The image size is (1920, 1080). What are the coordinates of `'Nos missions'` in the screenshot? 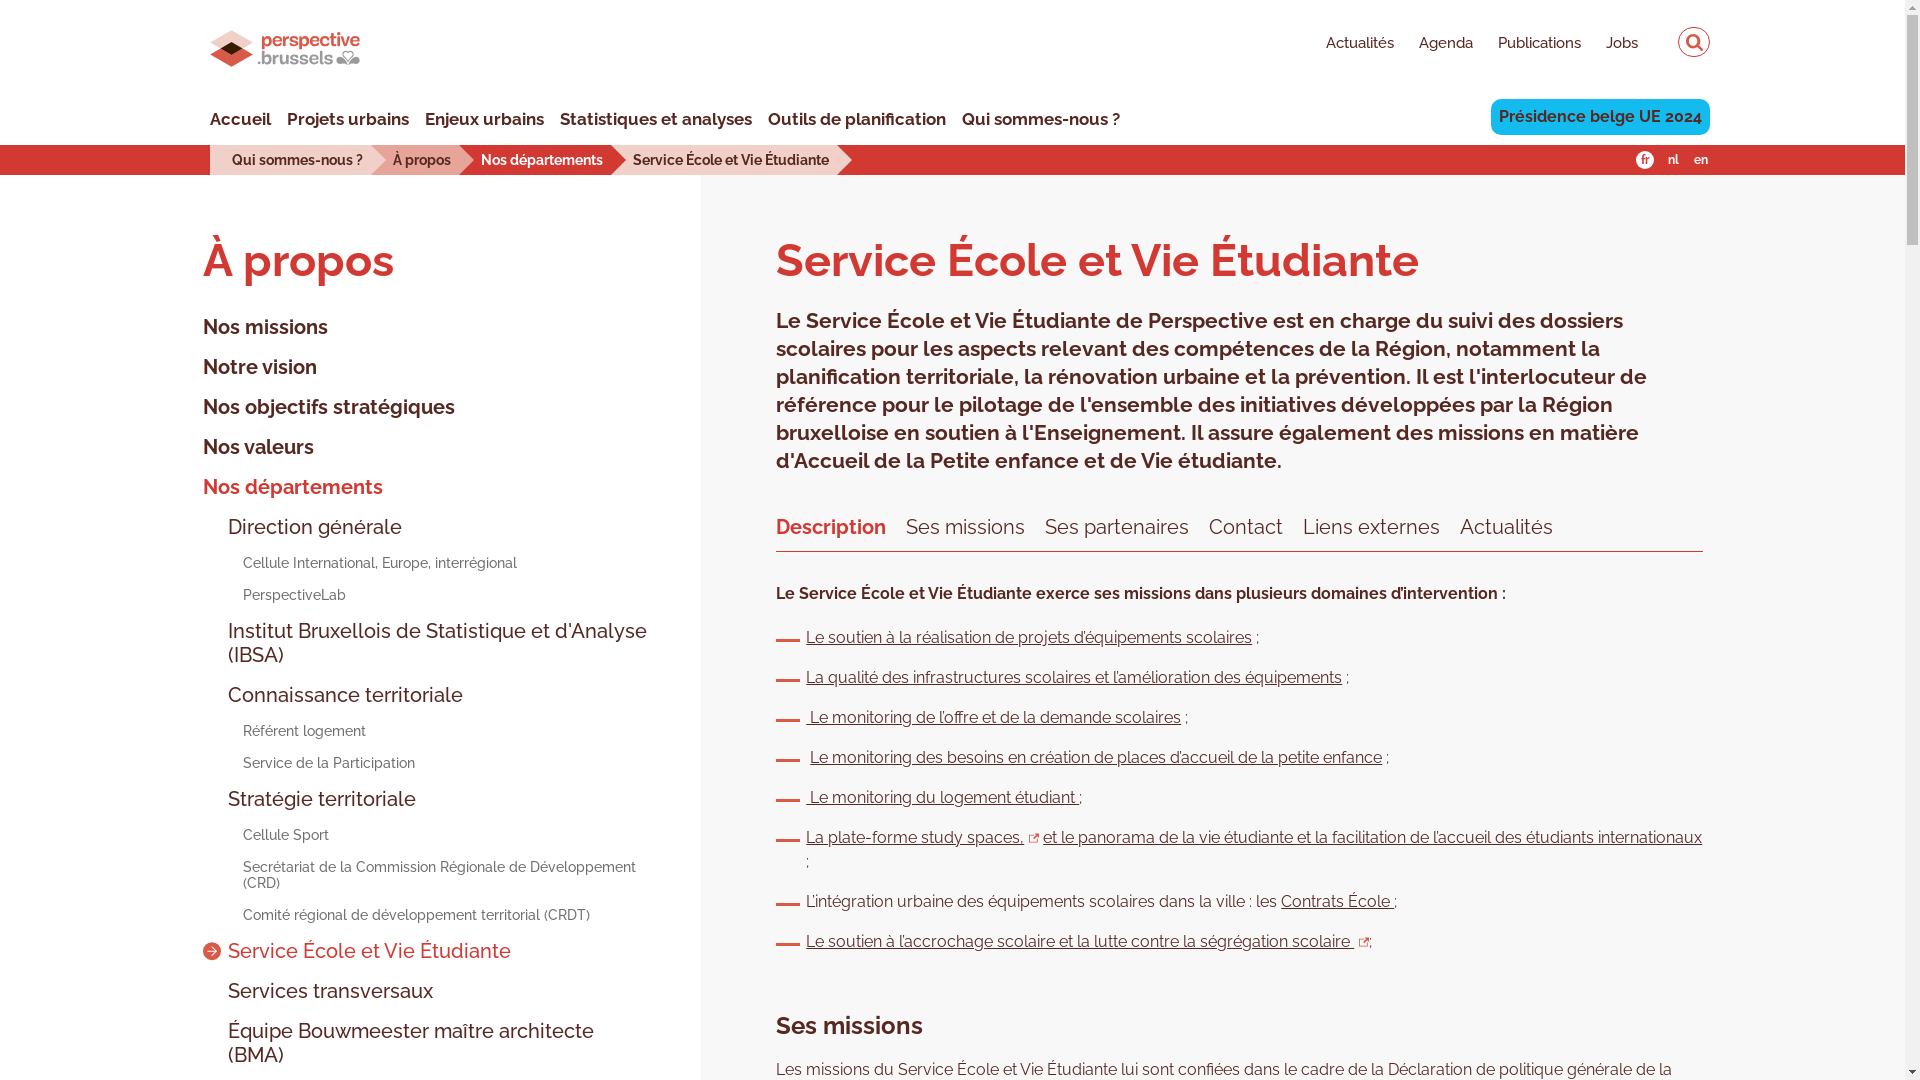 It's located at (263, 326).